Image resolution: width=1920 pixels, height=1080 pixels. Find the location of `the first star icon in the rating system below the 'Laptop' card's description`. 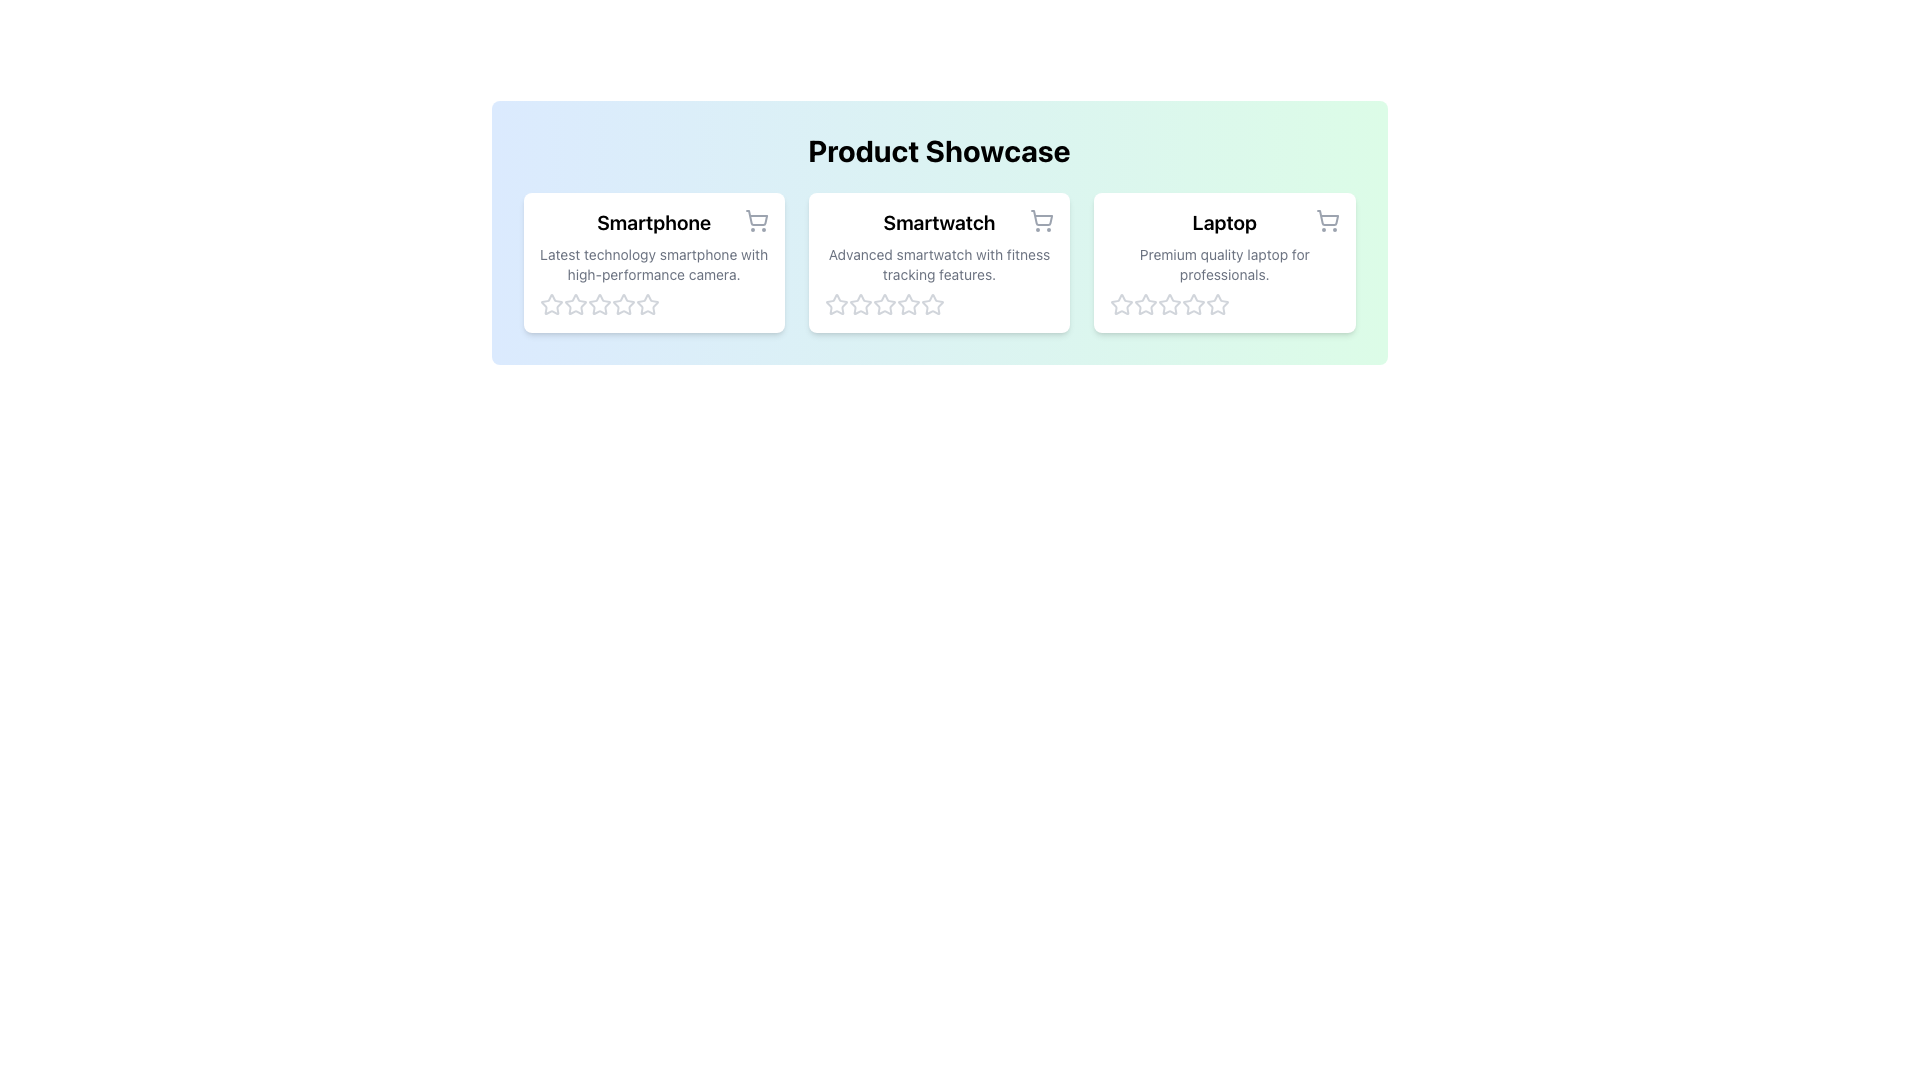

the first star icon in the rating system below the 'Laptop' card's description is located at coordinates (1122, 304).